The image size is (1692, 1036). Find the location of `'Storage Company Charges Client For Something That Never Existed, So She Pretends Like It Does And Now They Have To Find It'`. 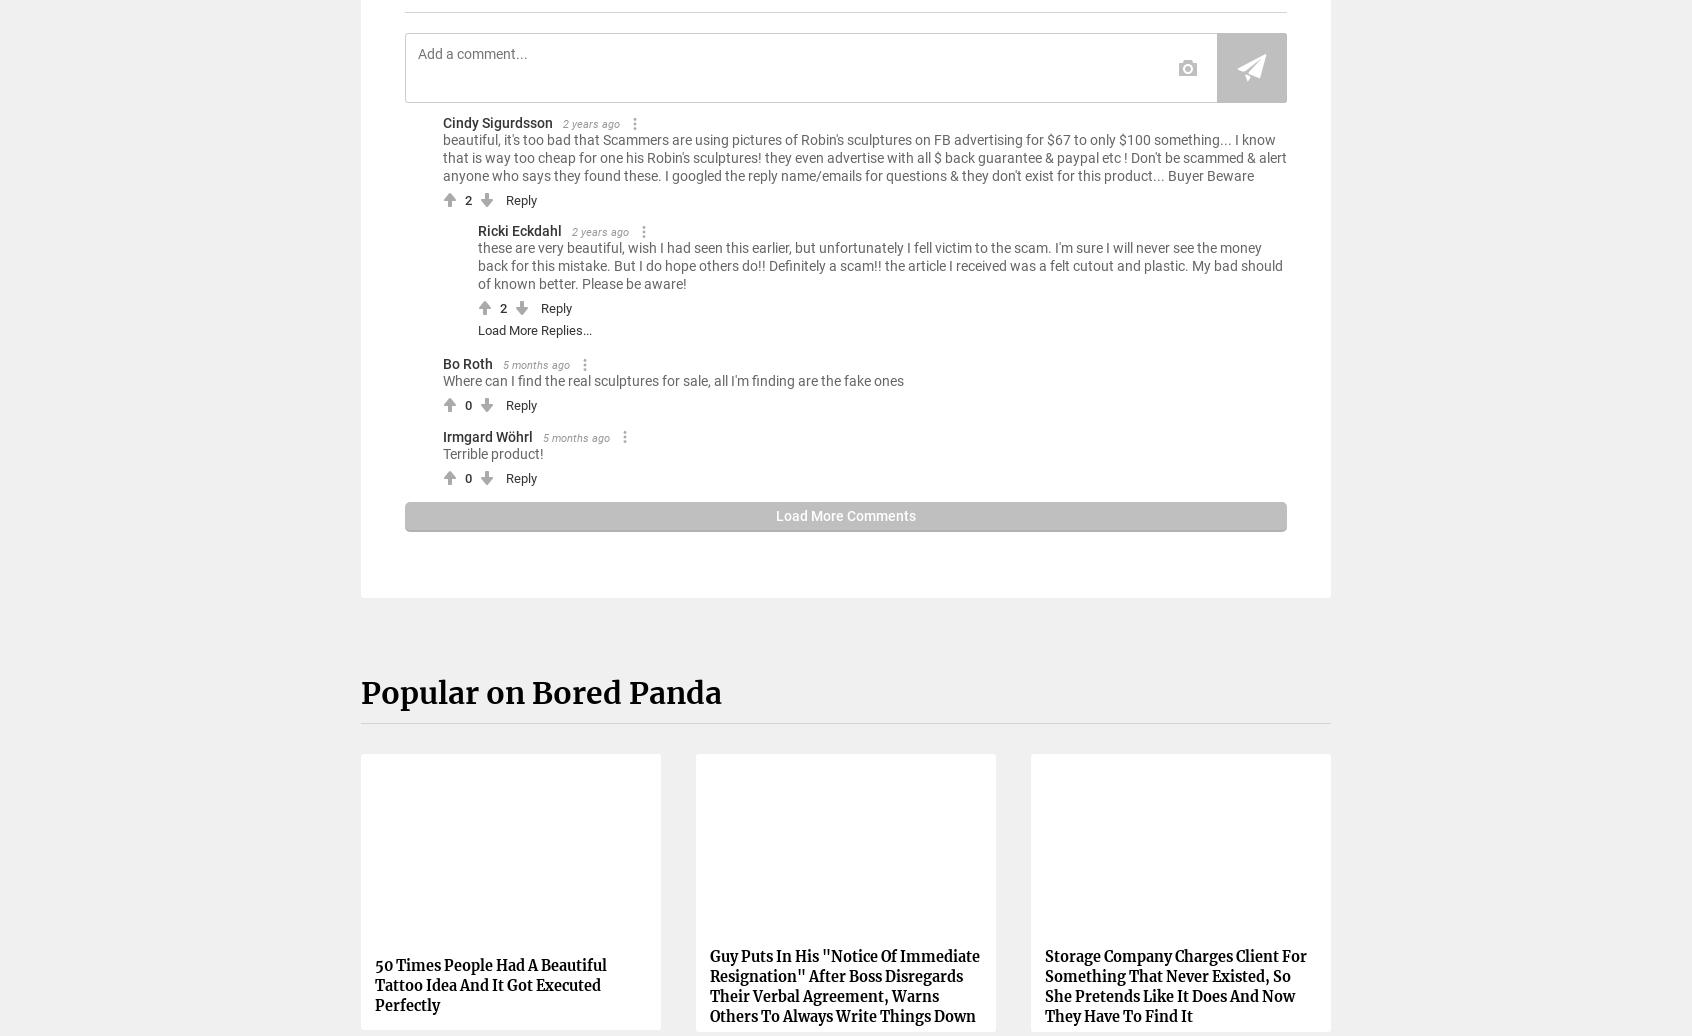

'Storage Company Charges Client For Something That Never Existed, So She Pretends Like It Does And Now They Have To Find It' is located at coordinates (1043, 985).